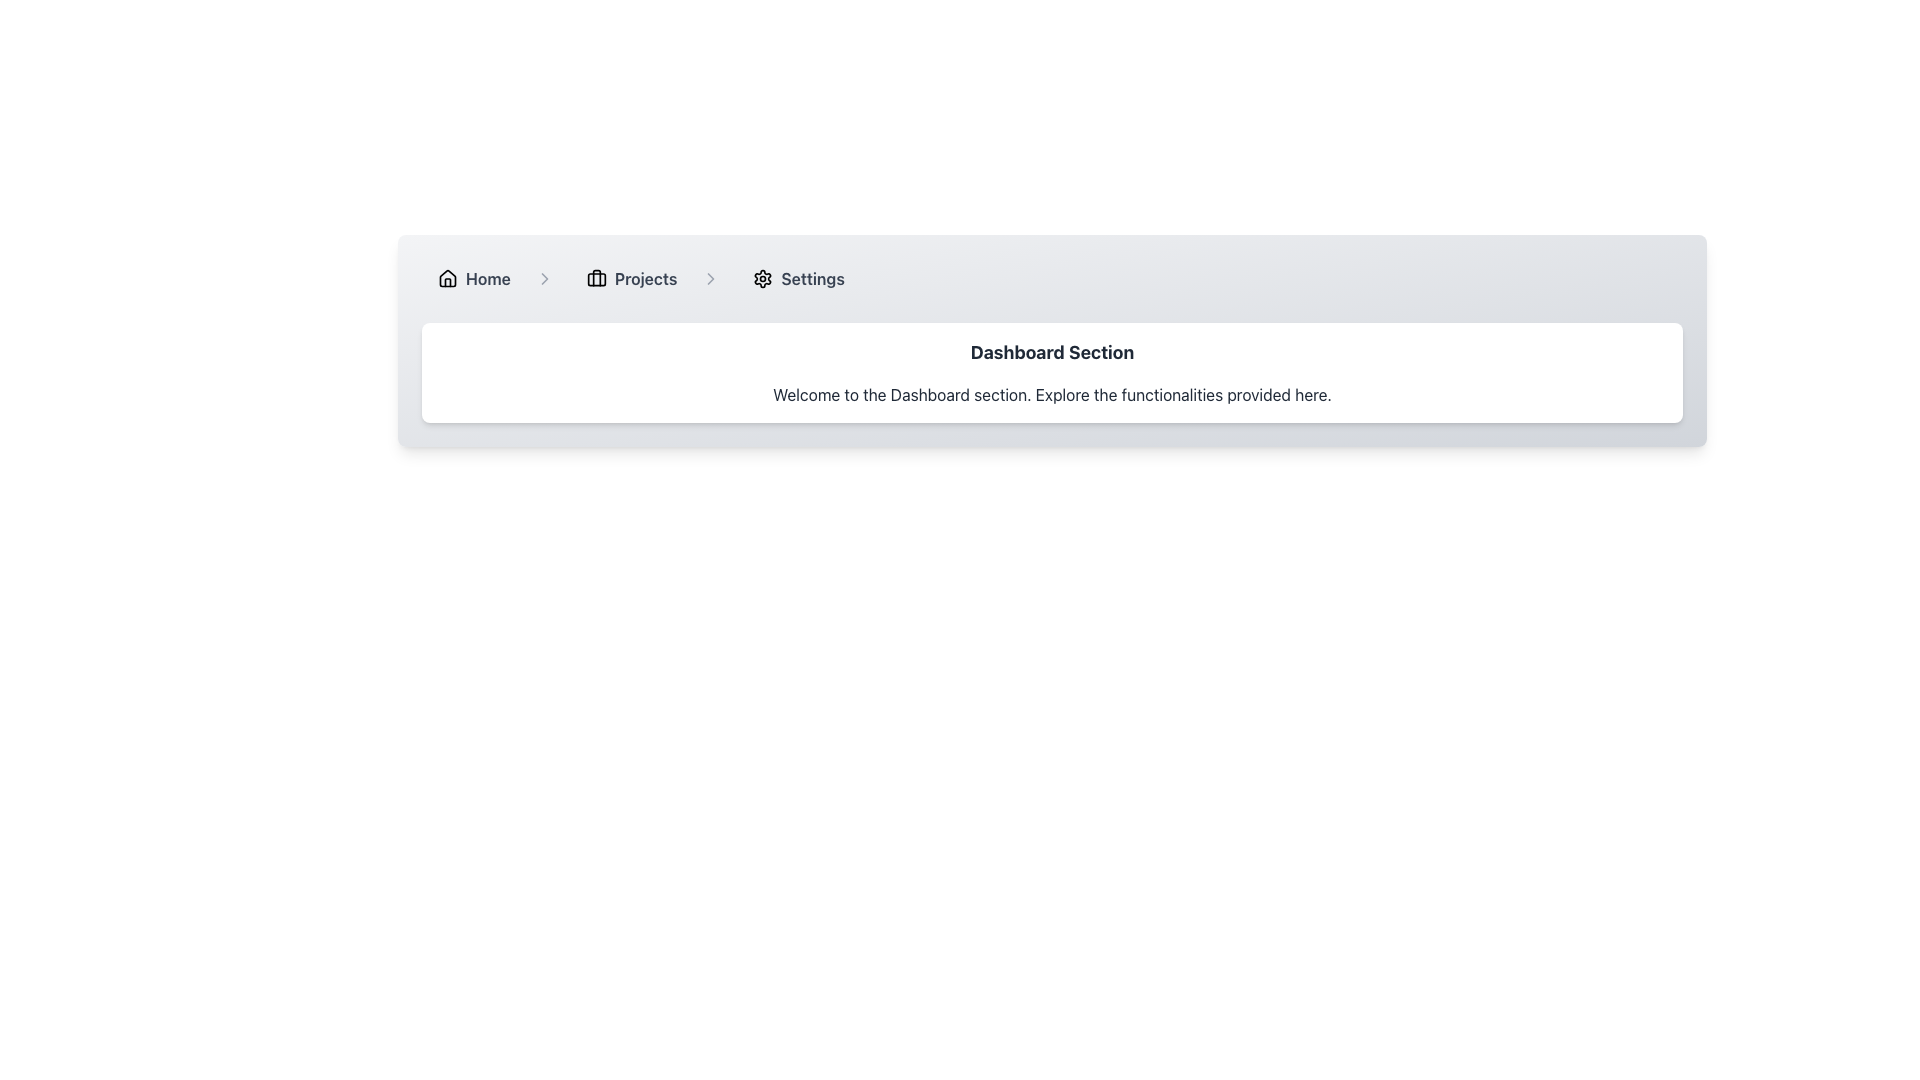 This screenshot has width=1920, height=1080. I want to click on the Breadcrumb Navigation Bar located at the top portion of the panel above the Dashboard Section, so click(1051, 278).